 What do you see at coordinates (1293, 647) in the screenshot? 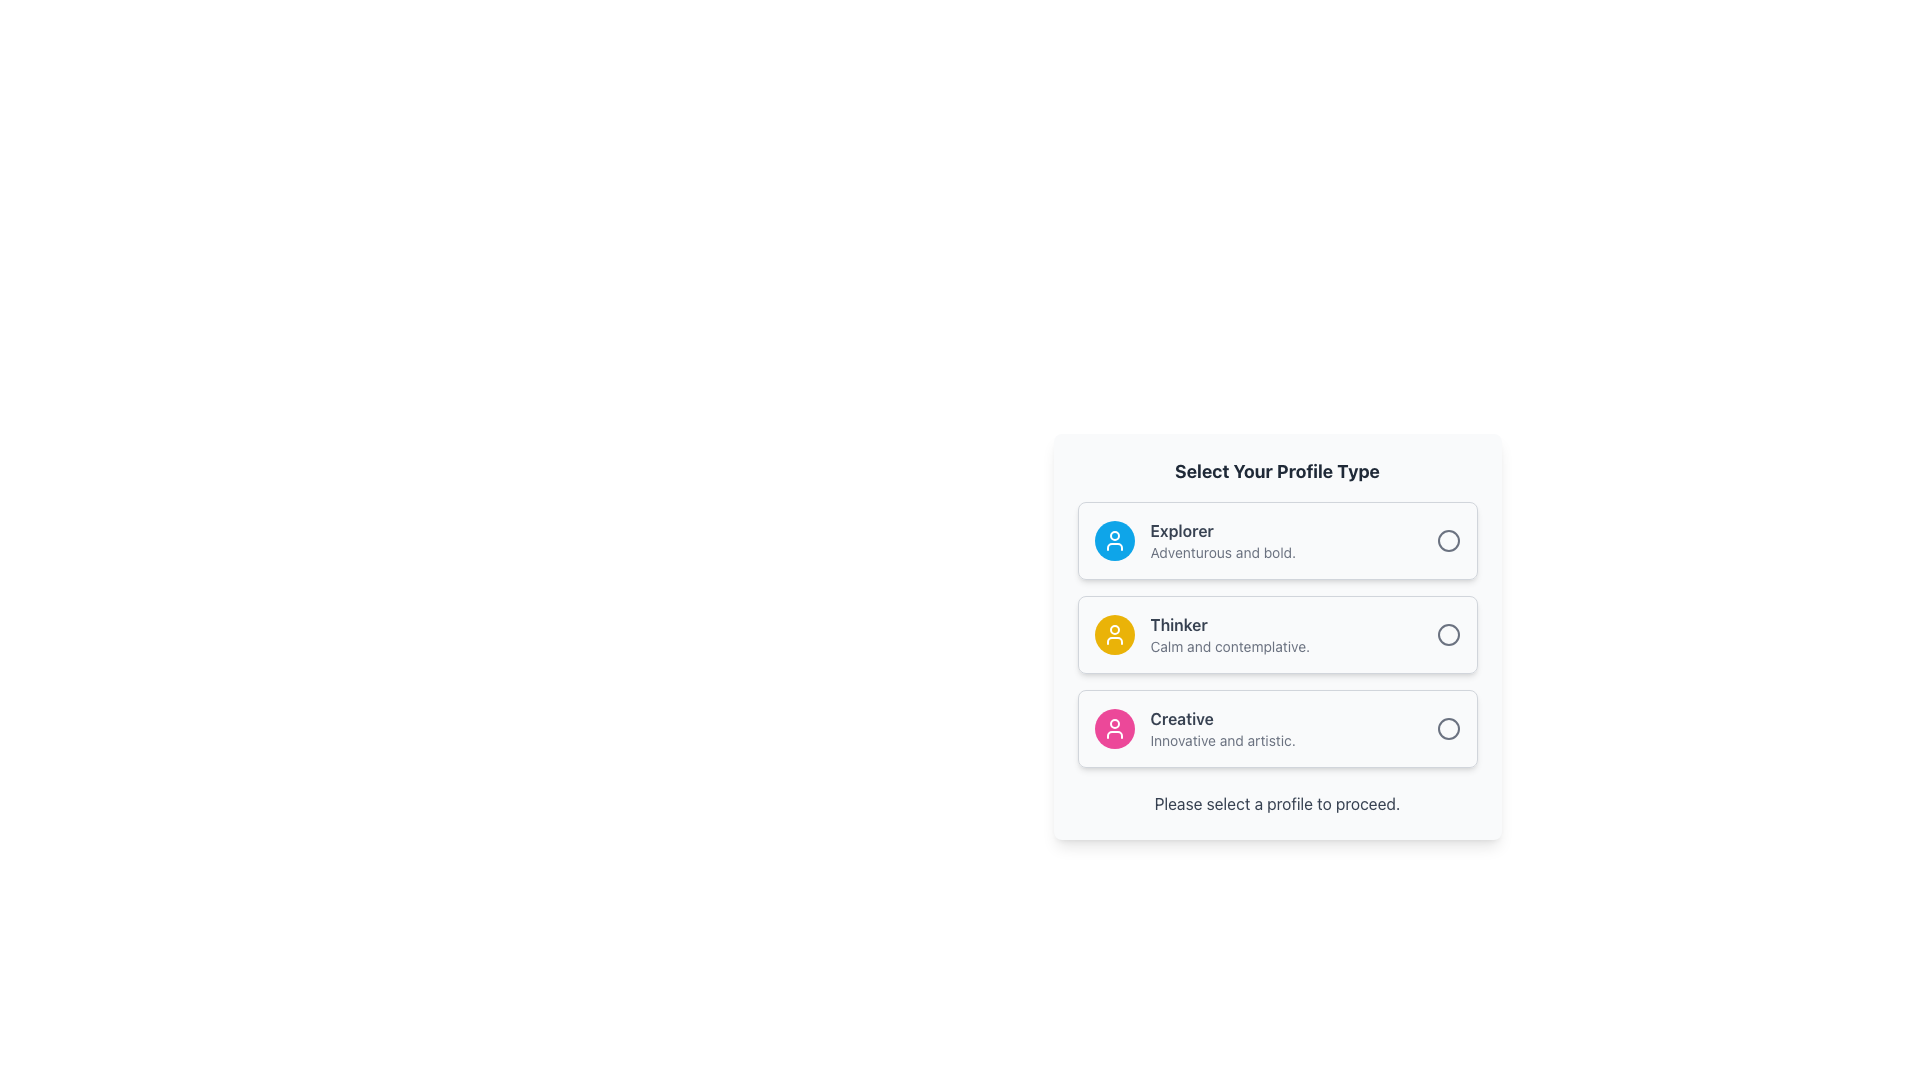
I see `the static text label that reads 'Calm and contemplative', located below the 'Thinker' title in the profile types section` at bounding box center [1293, 647].